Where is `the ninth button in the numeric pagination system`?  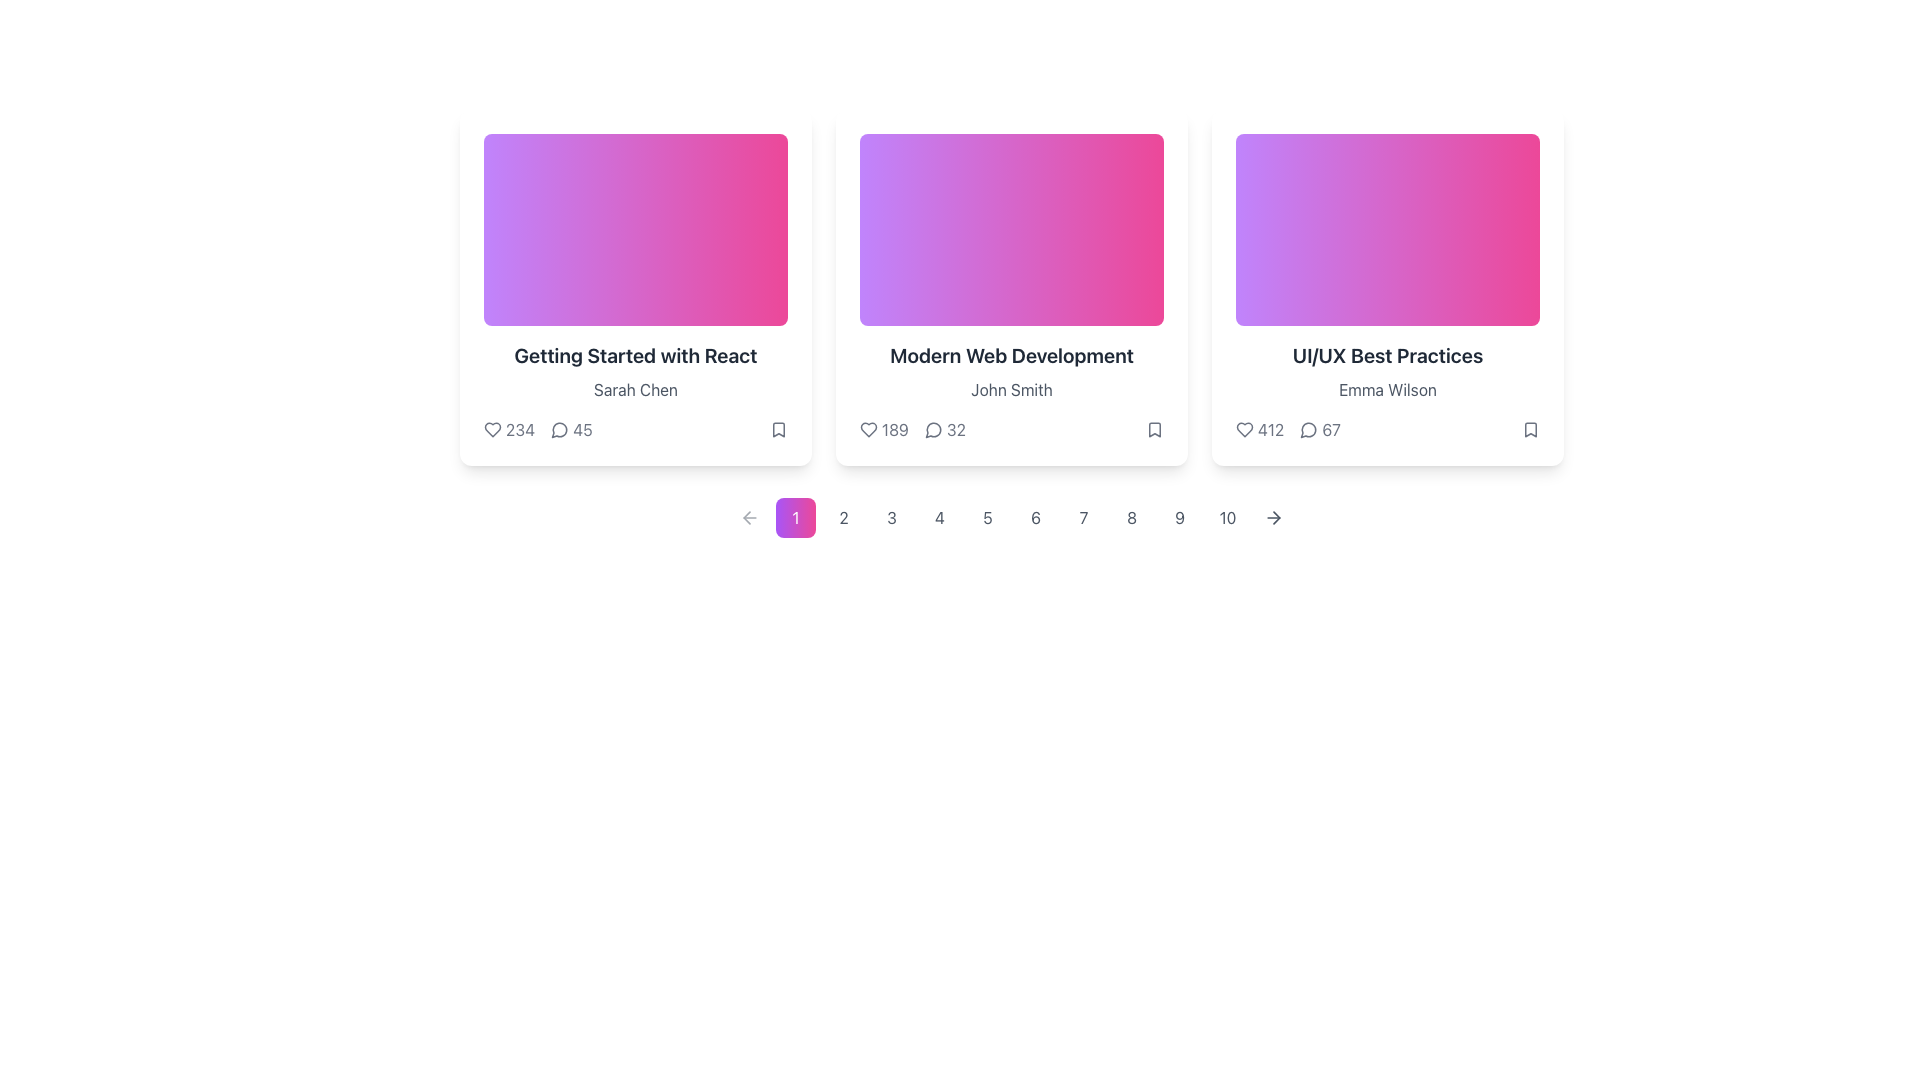
the ninth button in the numeric pagination system is located at coordinates (1180, 516).